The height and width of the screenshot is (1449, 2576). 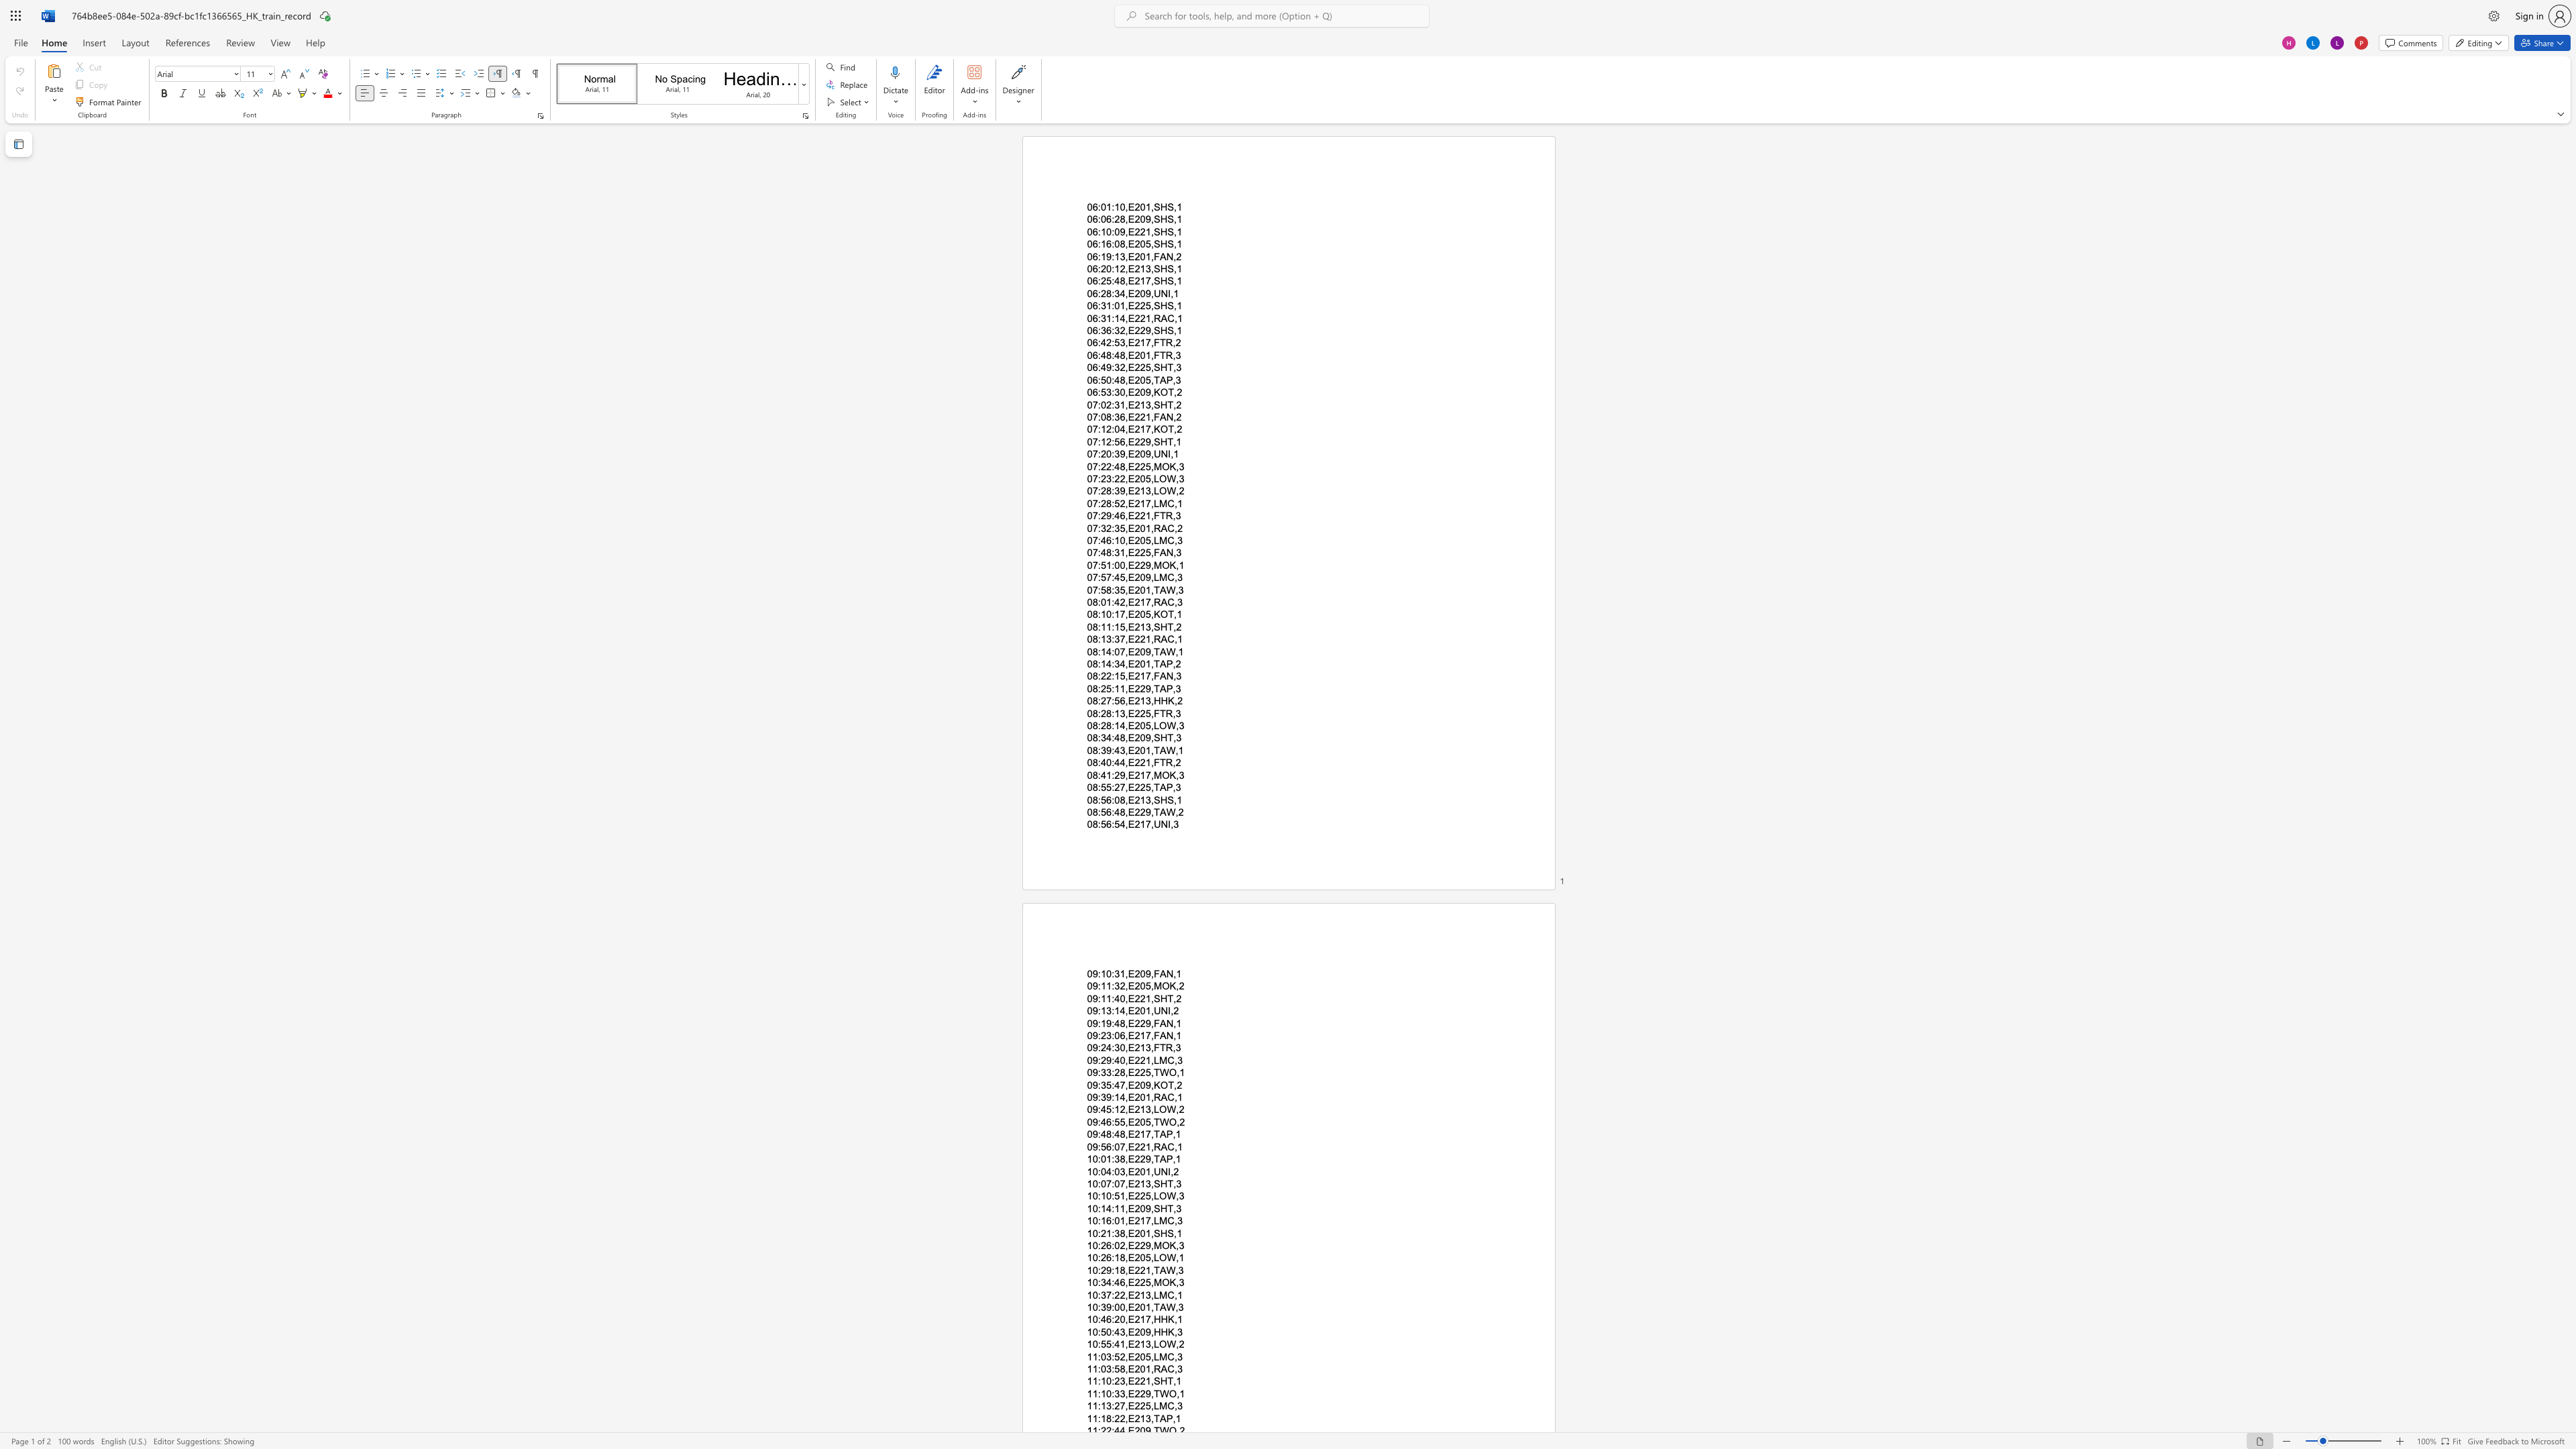 What do you see at coordinates (1119, 800) in the screenshot?
I see `the subset text "8,E213,SHS," within the text "08:56:08,E213,SHS,1"` at bounding box center [1119, 800].